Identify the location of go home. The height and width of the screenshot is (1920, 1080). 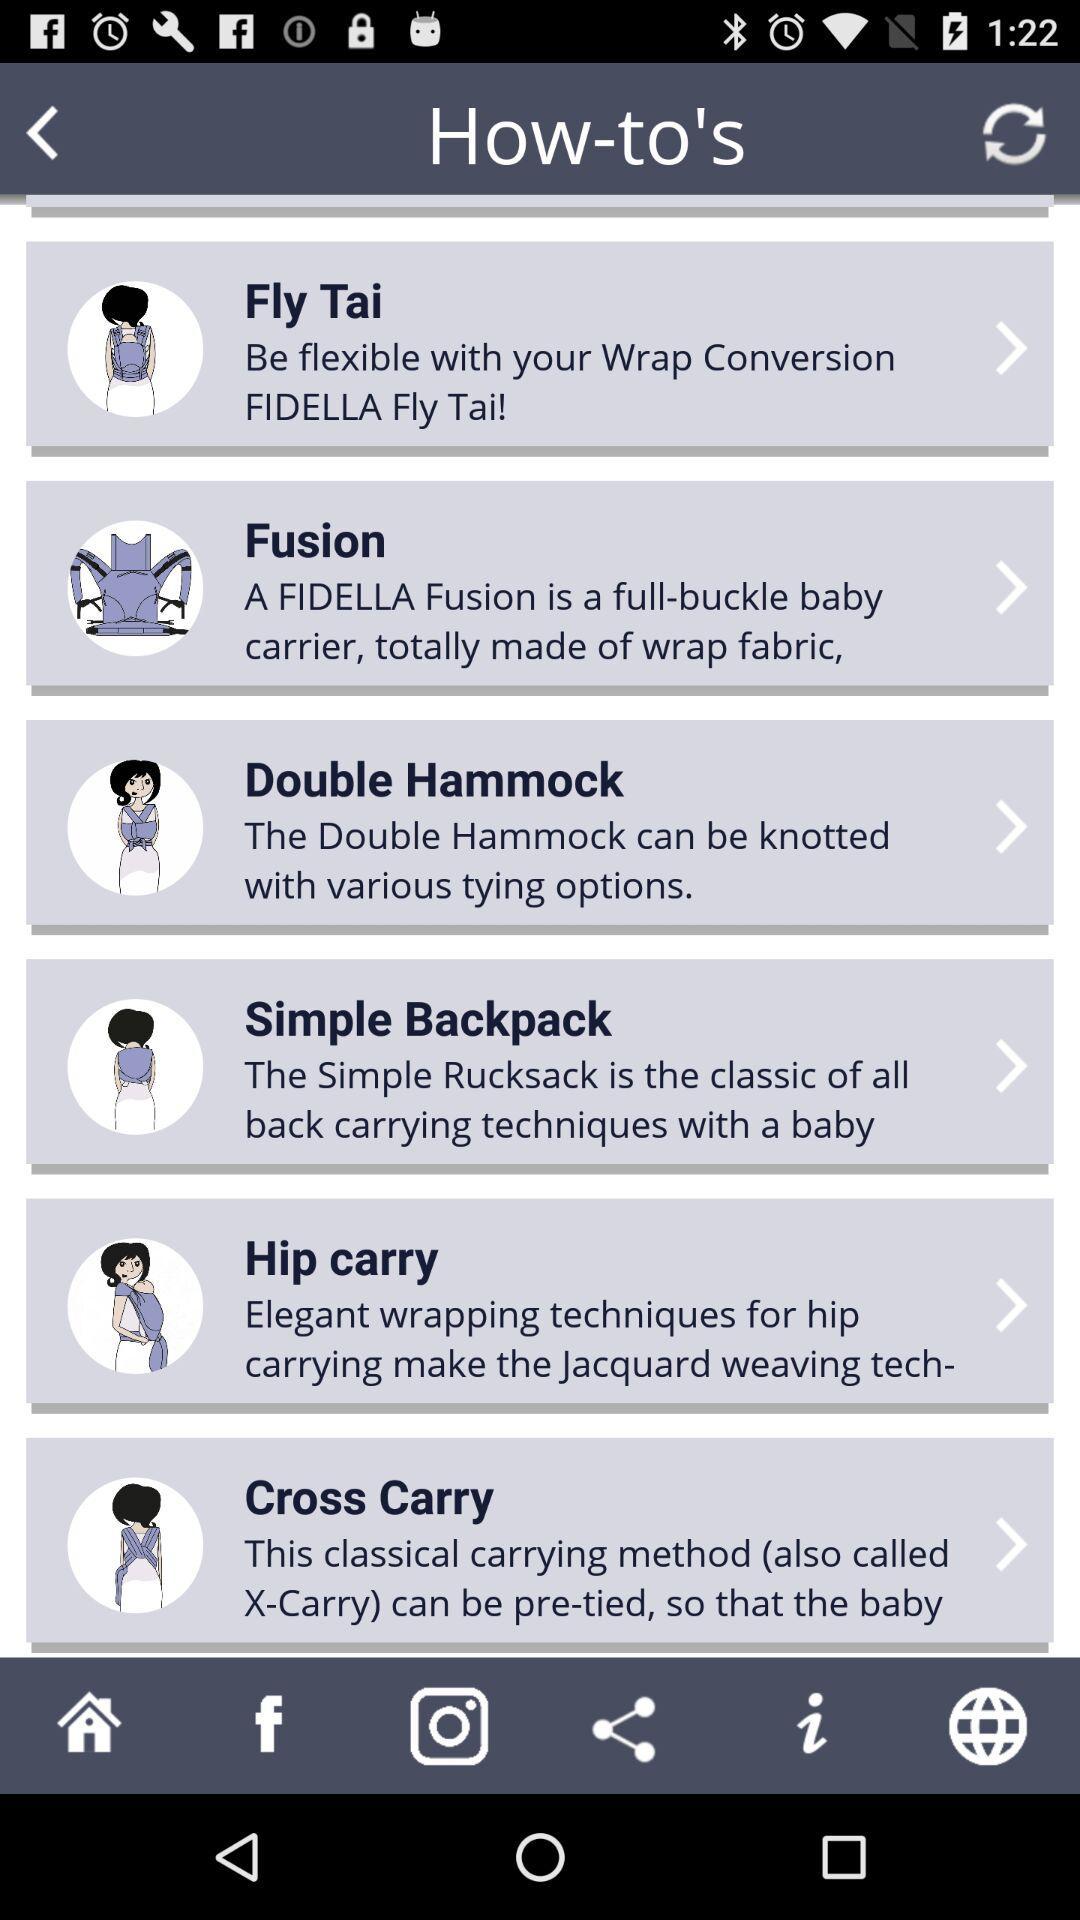
(88, 1724).